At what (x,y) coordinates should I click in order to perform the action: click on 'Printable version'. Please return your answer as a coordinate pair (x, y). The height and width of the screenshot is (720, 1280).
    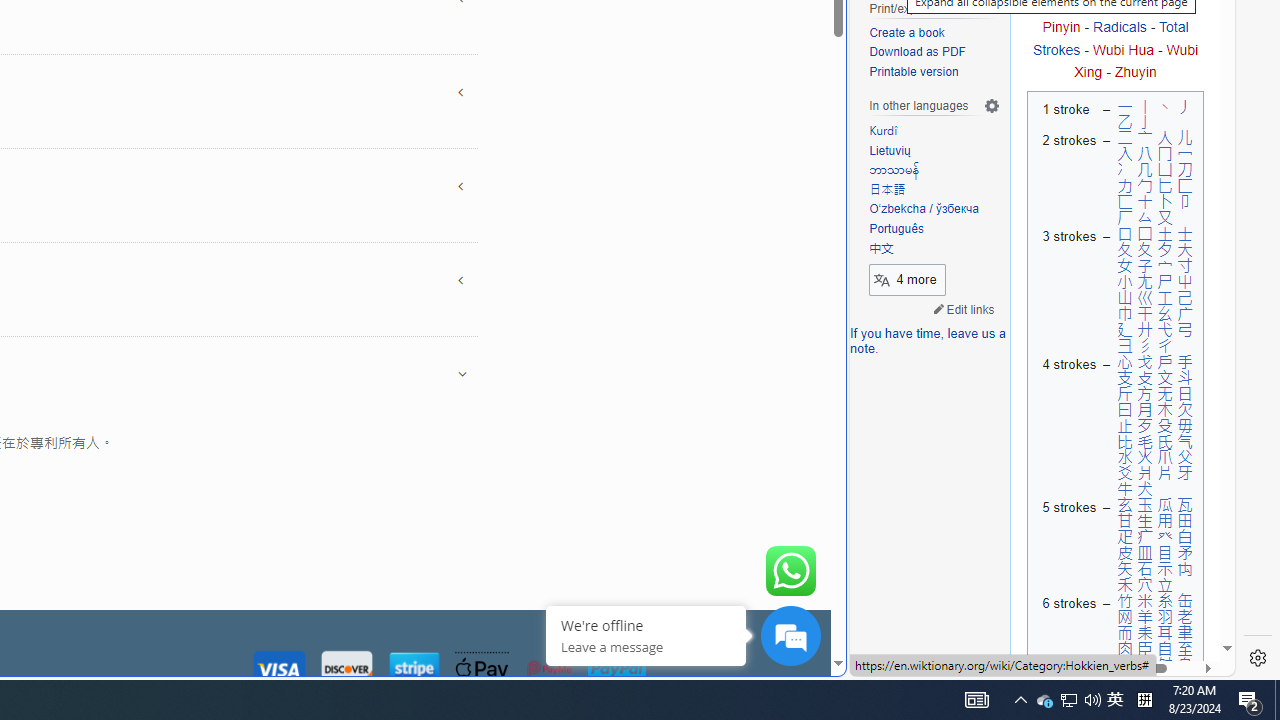
    Looking at the image, I should click on (934, 71).